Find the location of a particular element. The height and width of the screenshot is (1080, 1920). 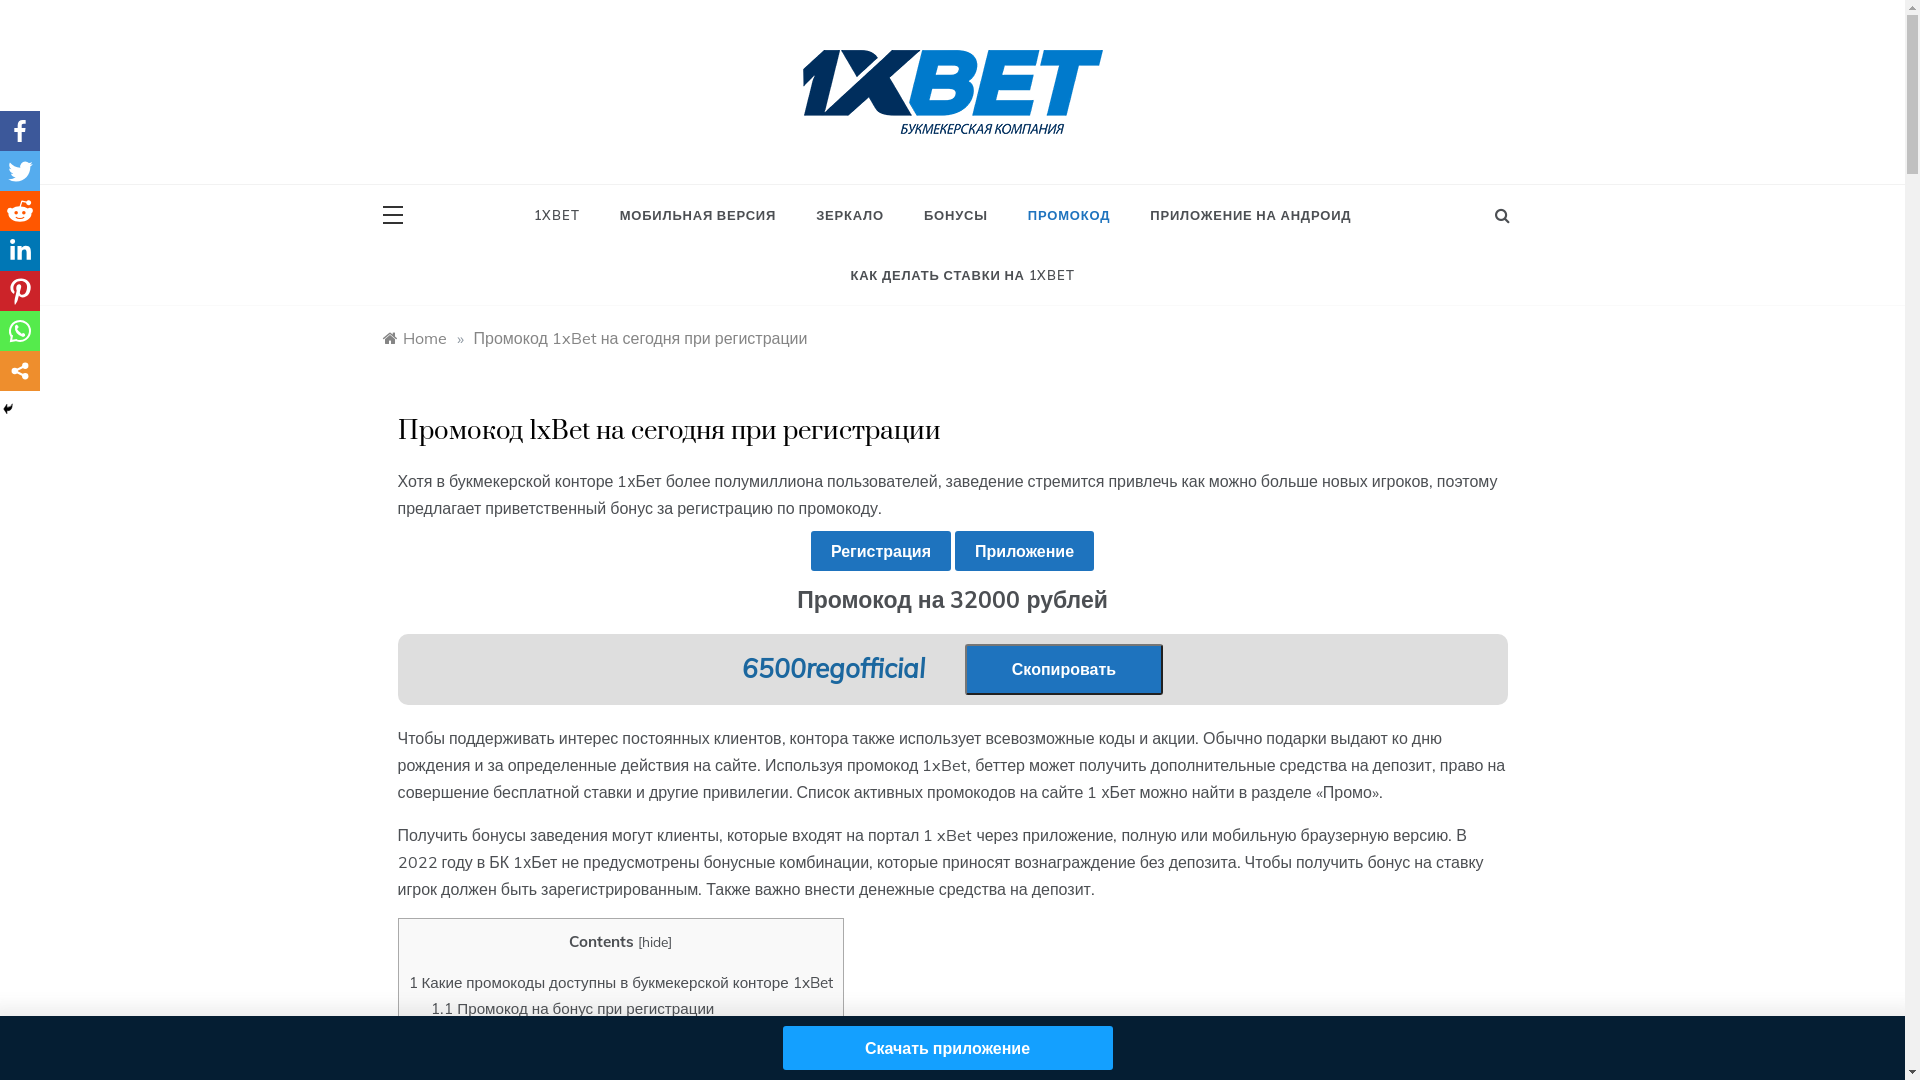

'Home' is located at coordinates (412, 337).